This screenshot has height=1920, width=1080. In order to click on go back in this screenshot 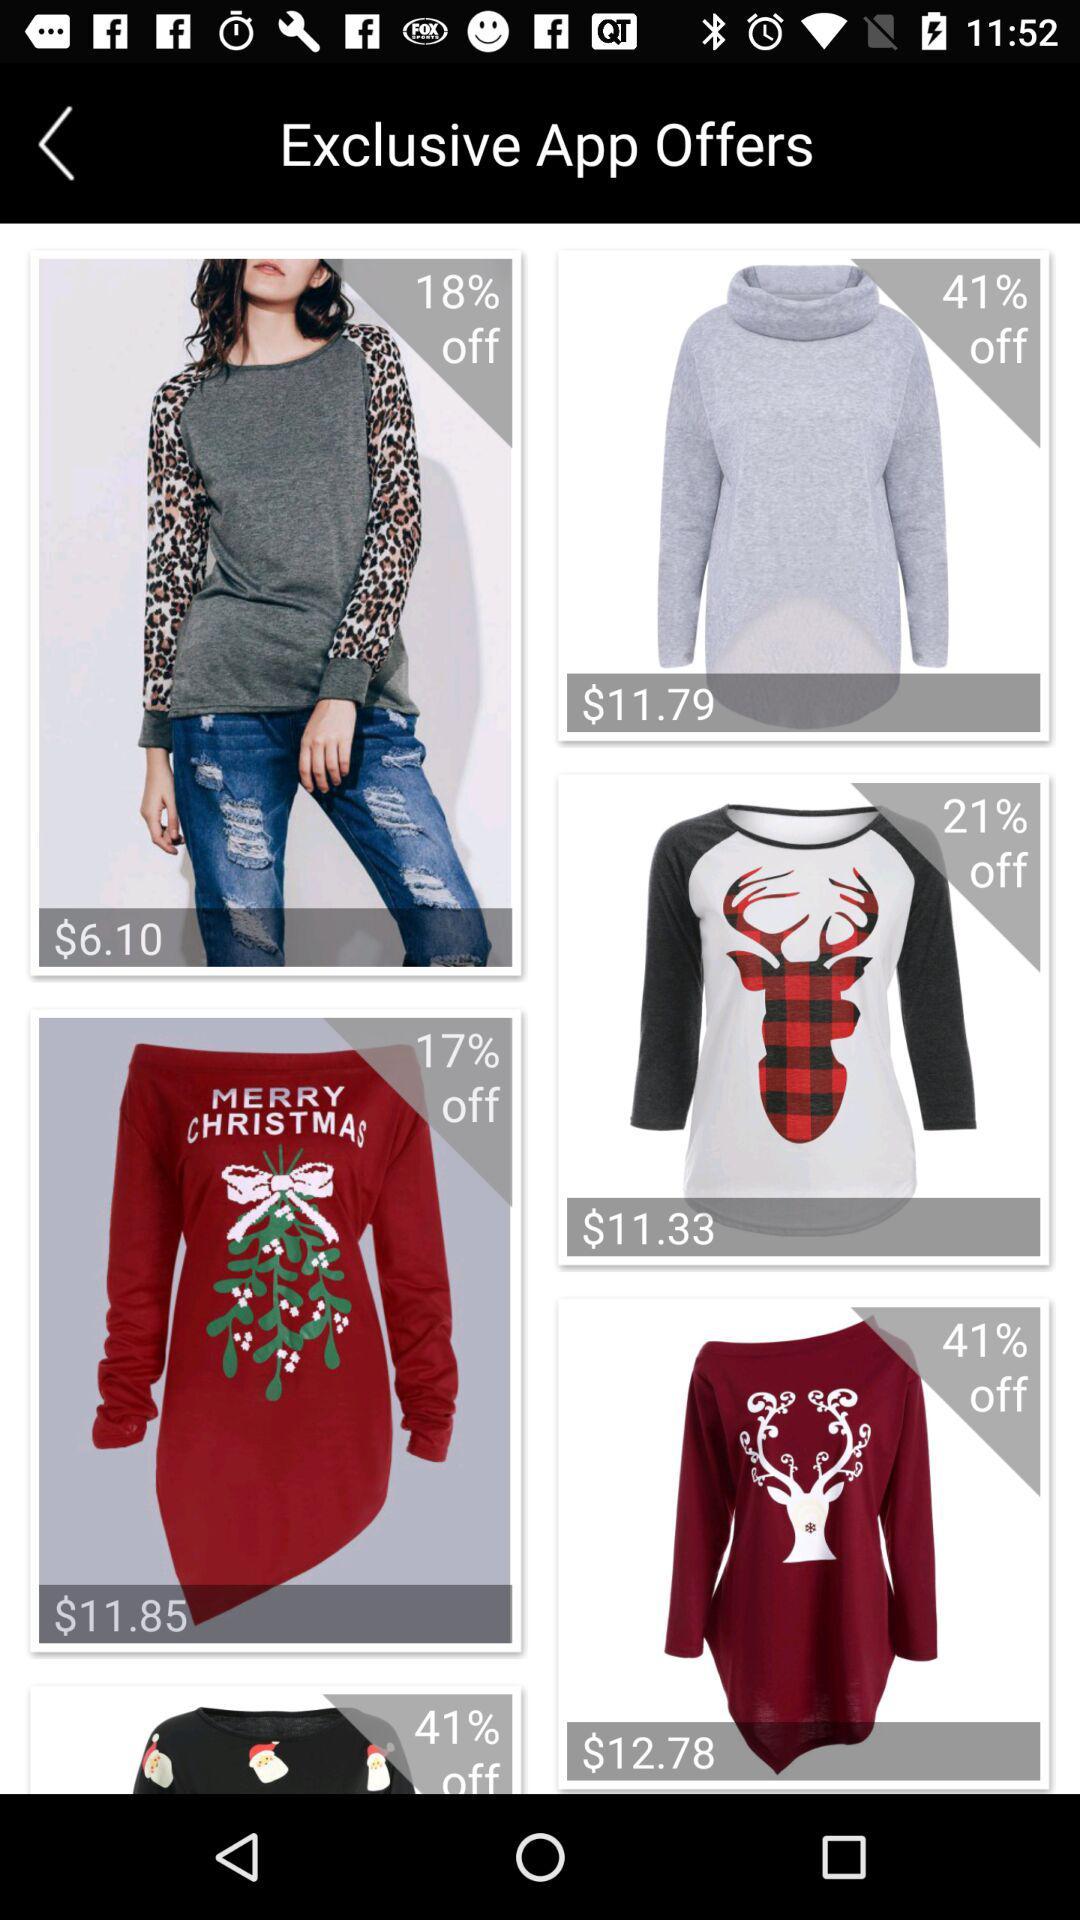, I will do `click(55, 142)`.